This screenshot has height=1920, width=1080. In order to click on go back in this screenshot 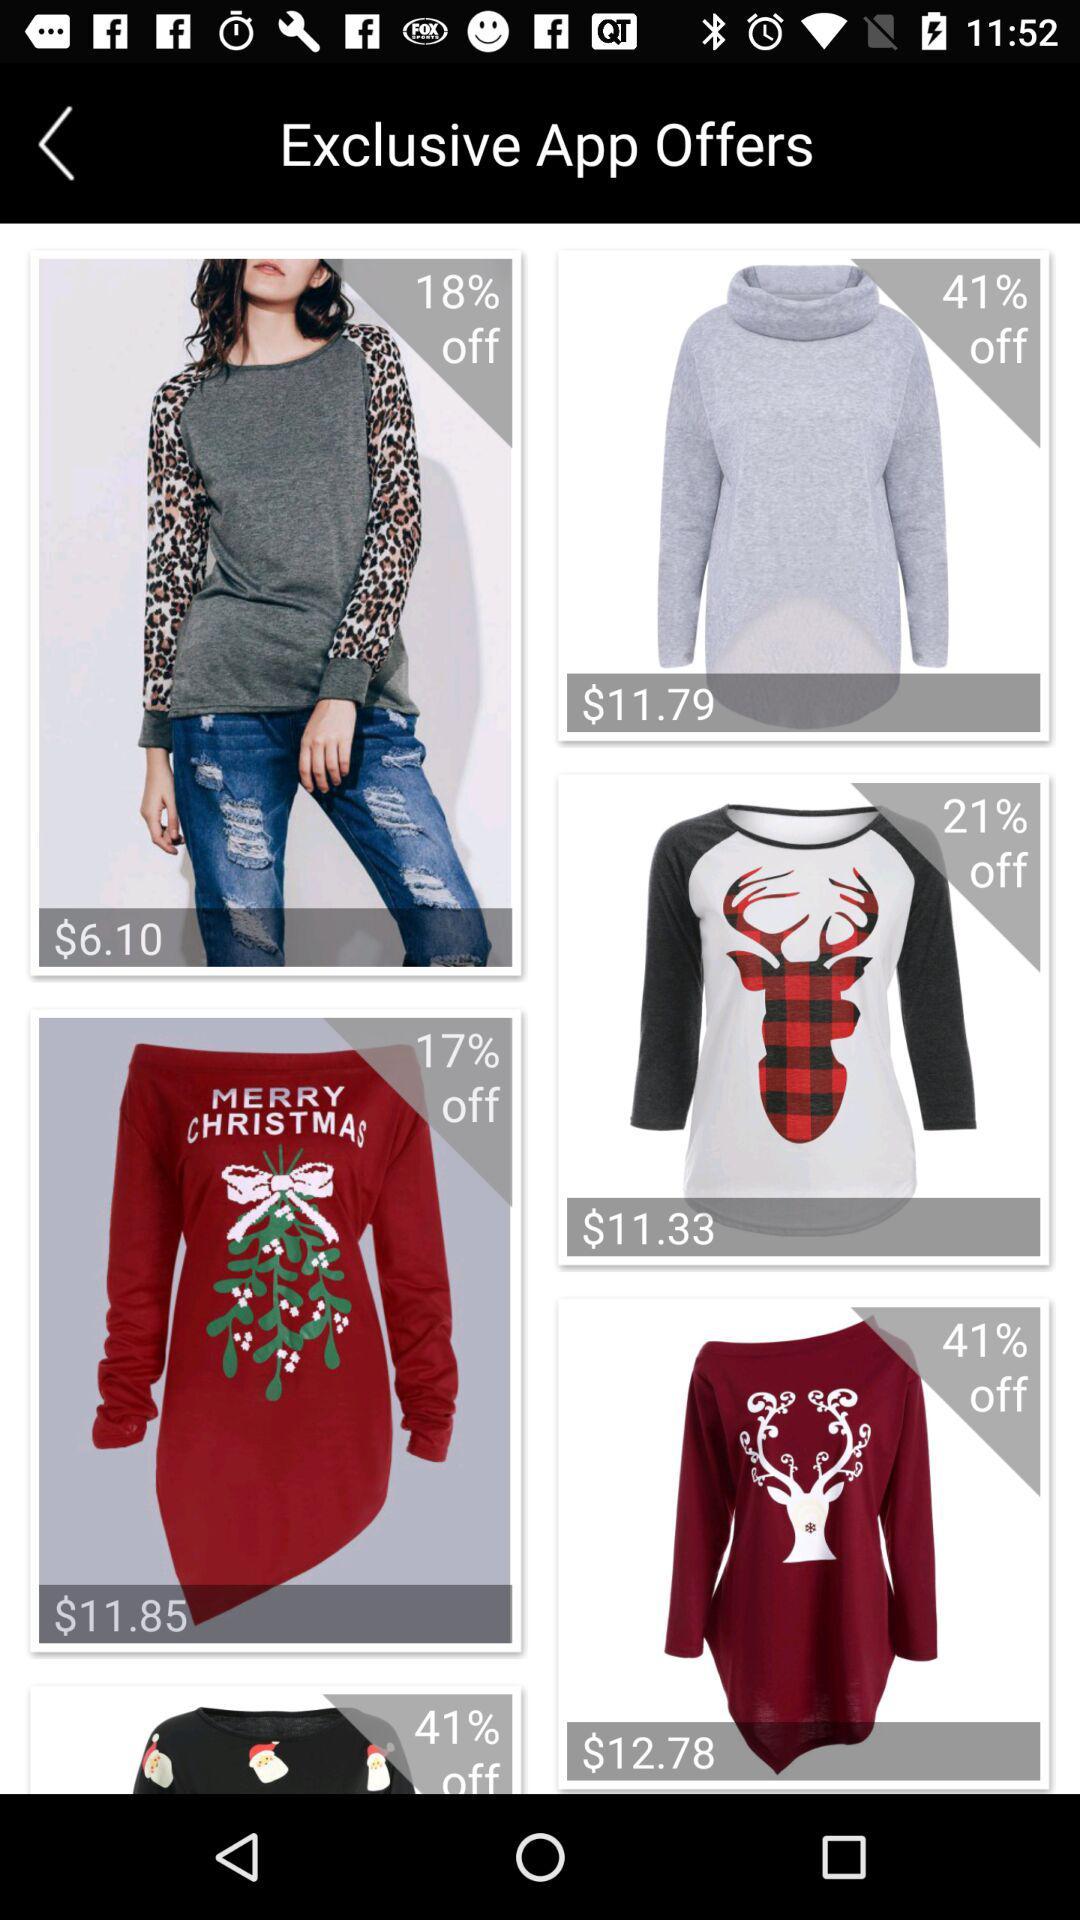, I will do `click(55, 142)`.